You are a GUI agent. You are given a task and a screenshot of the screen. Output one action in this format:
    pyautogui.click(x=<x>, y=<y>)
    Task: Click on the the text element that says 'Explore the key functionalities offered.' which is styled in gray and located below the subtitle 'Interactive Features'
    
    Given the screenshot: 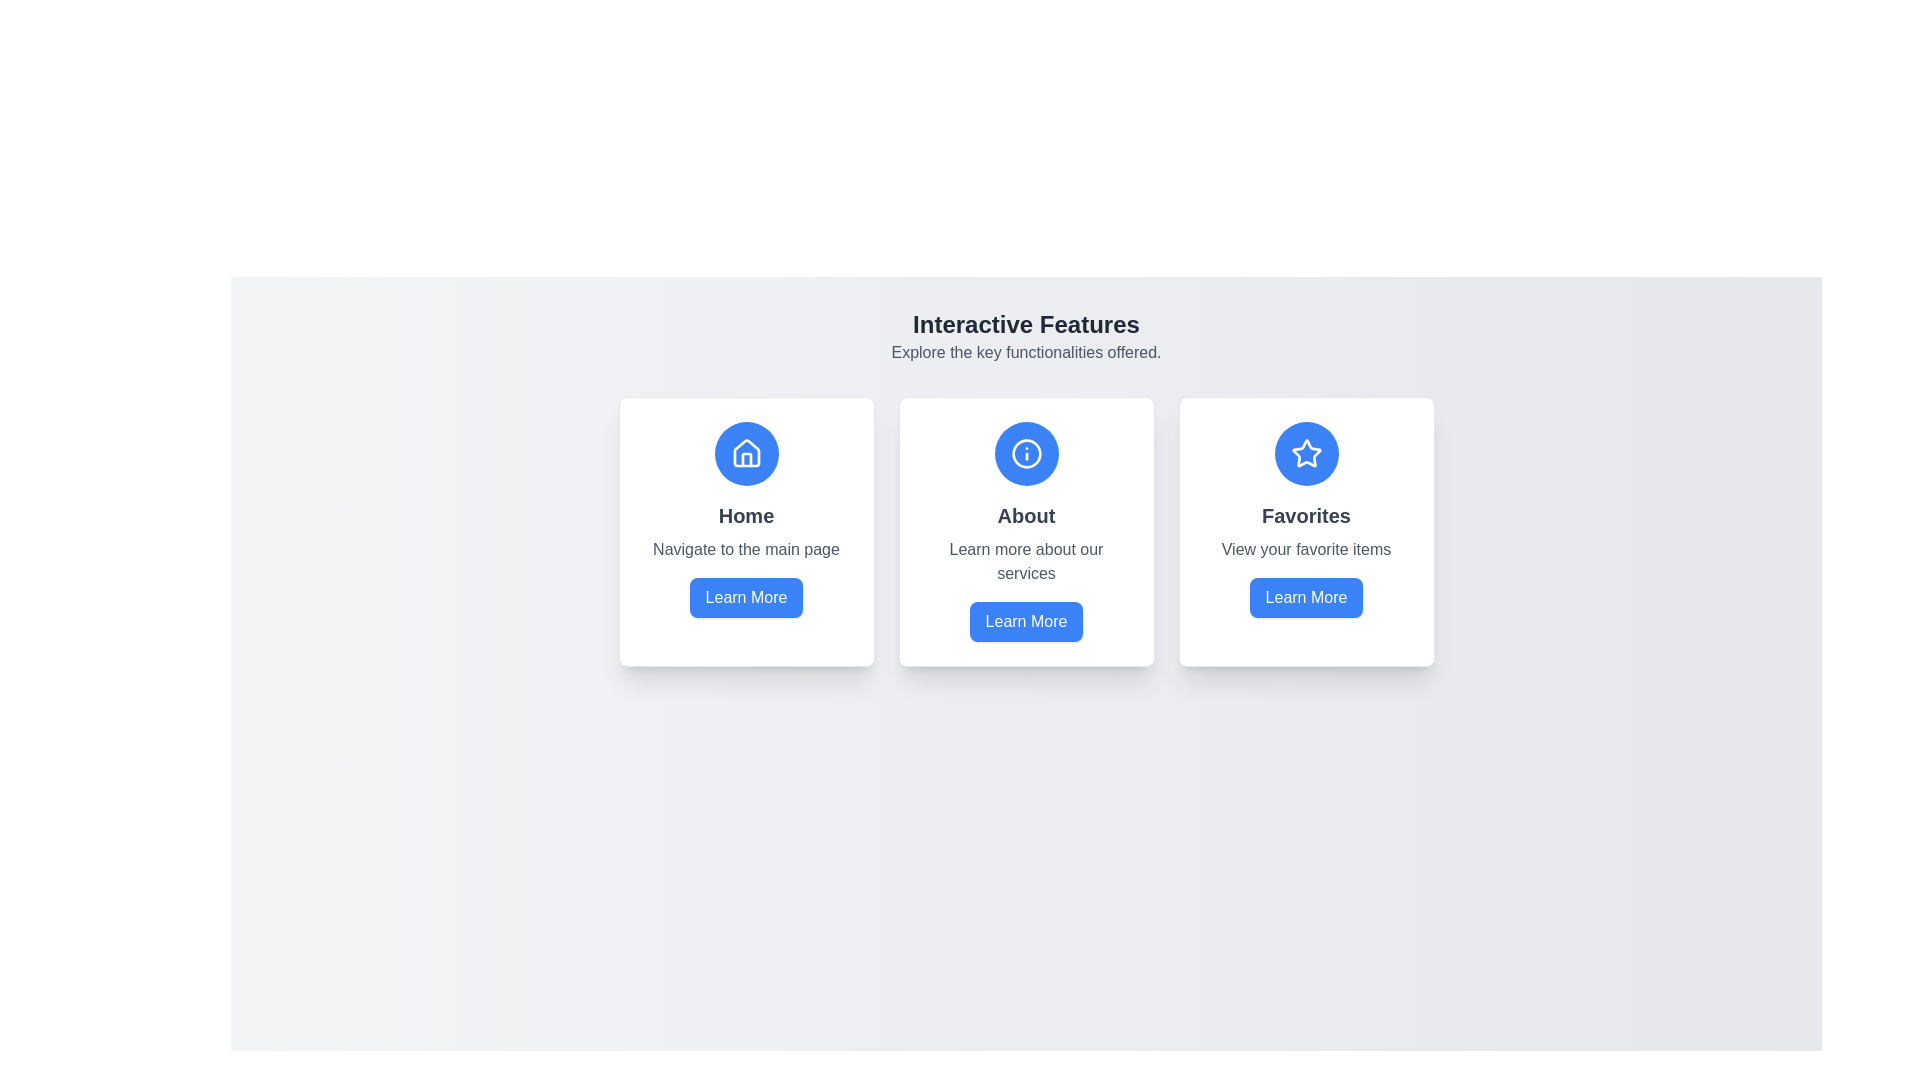 What is the action you would take?
    pyautogui.click(x=1026, y=352)
    